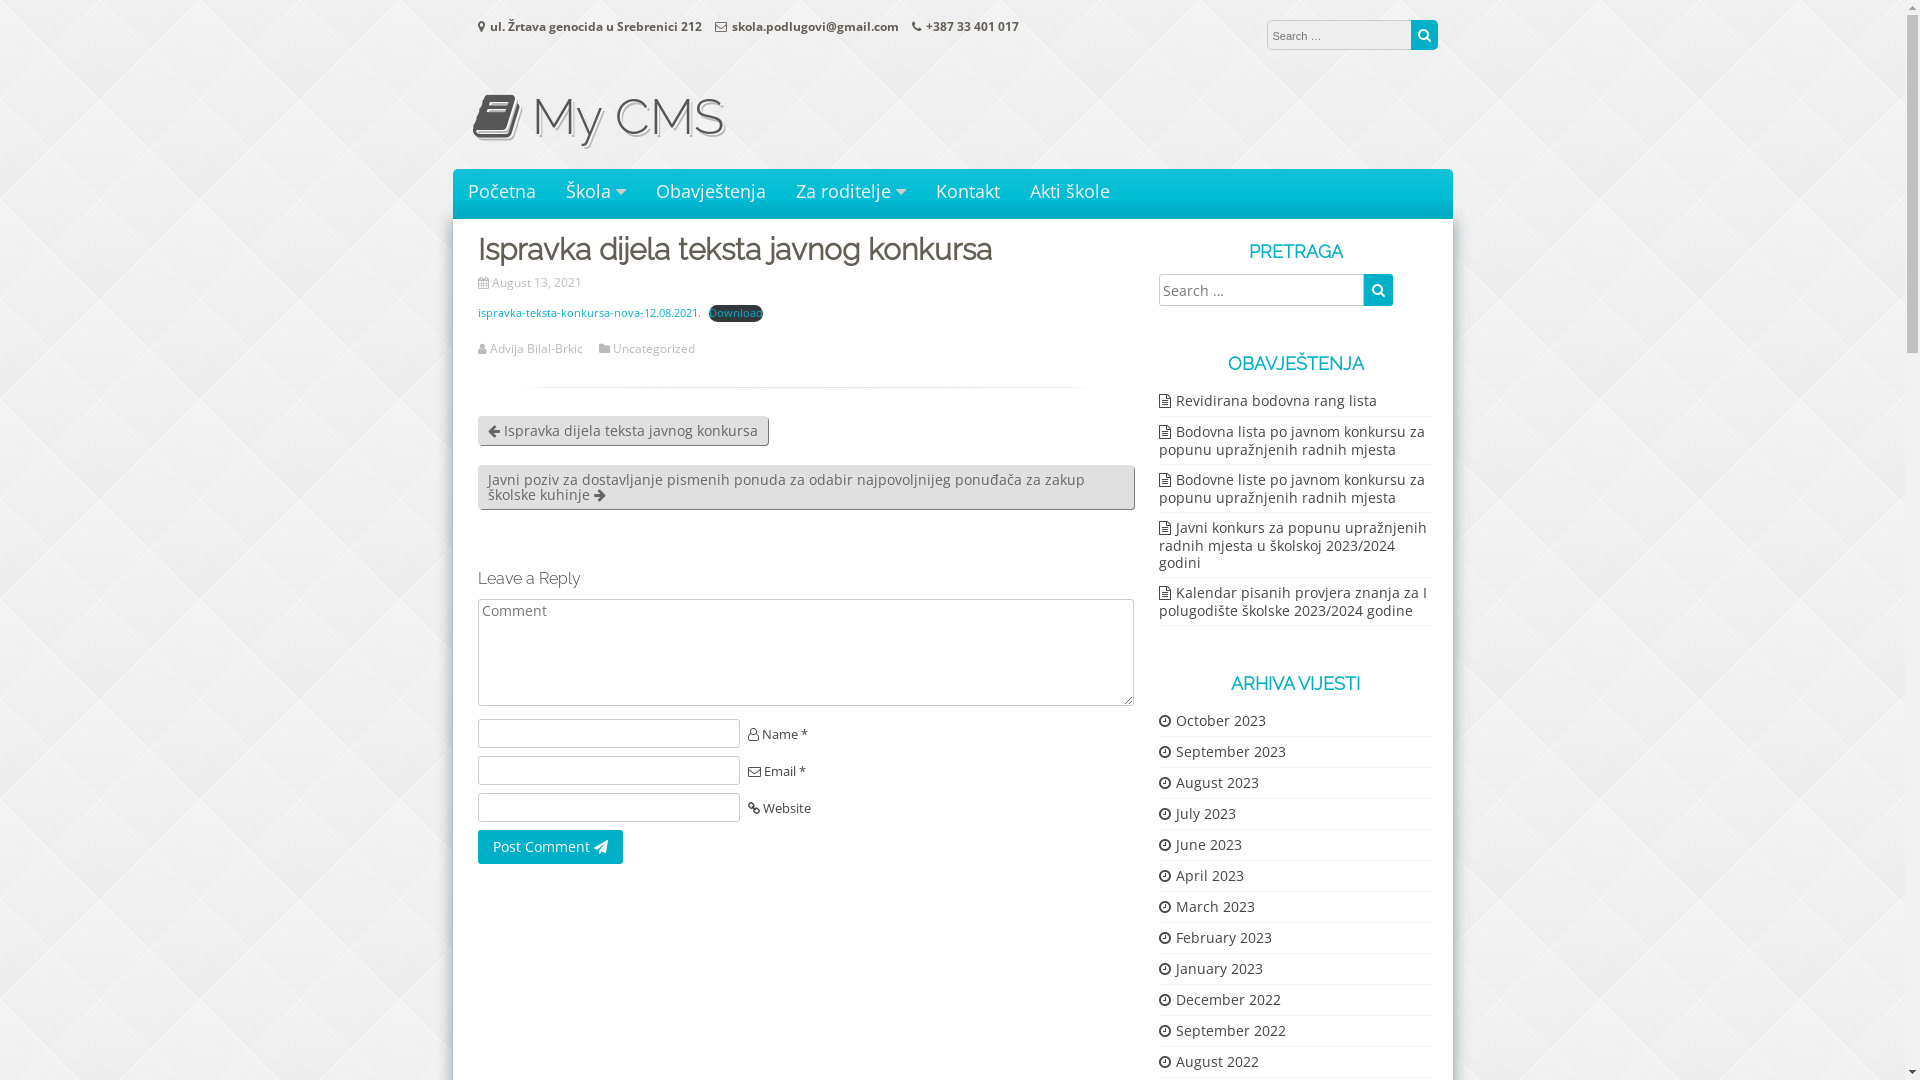  Describe the element at coordinates (1266, 400) in the screenshot. I see `'Revidirana bodovna rang lista'` at that location.